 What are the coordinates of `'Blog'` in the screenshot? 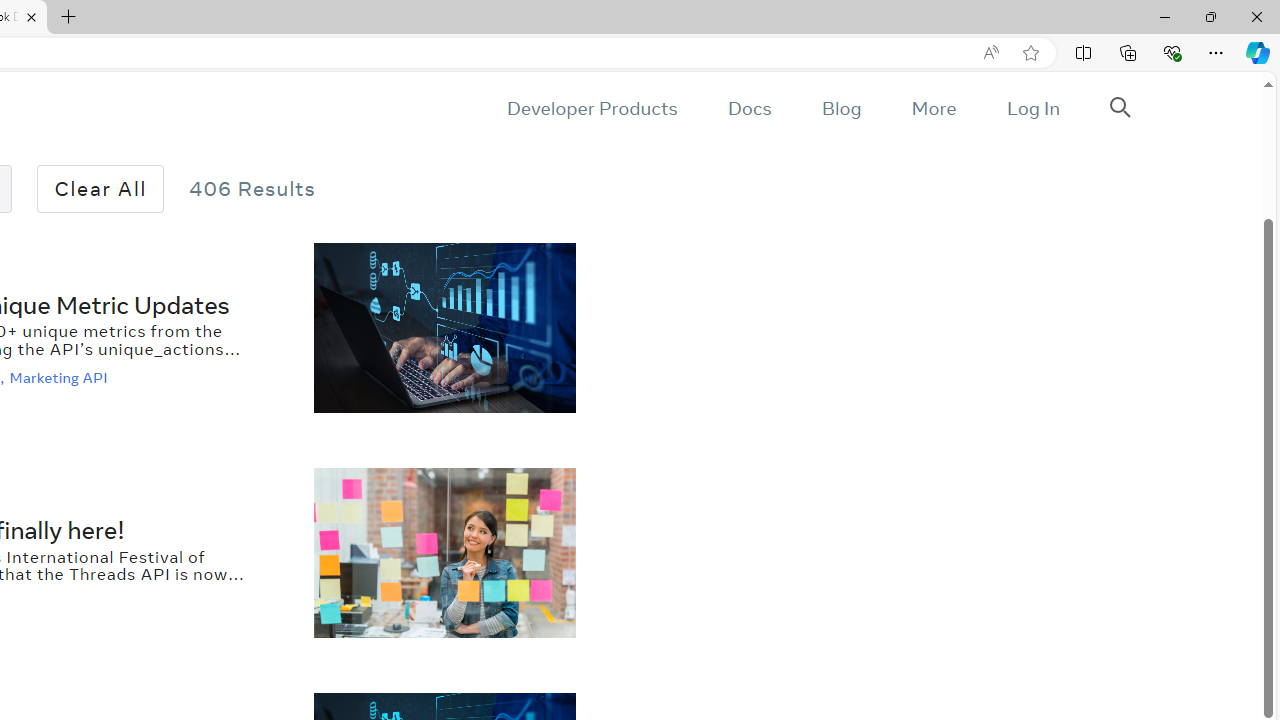 It's located at (841, 108).